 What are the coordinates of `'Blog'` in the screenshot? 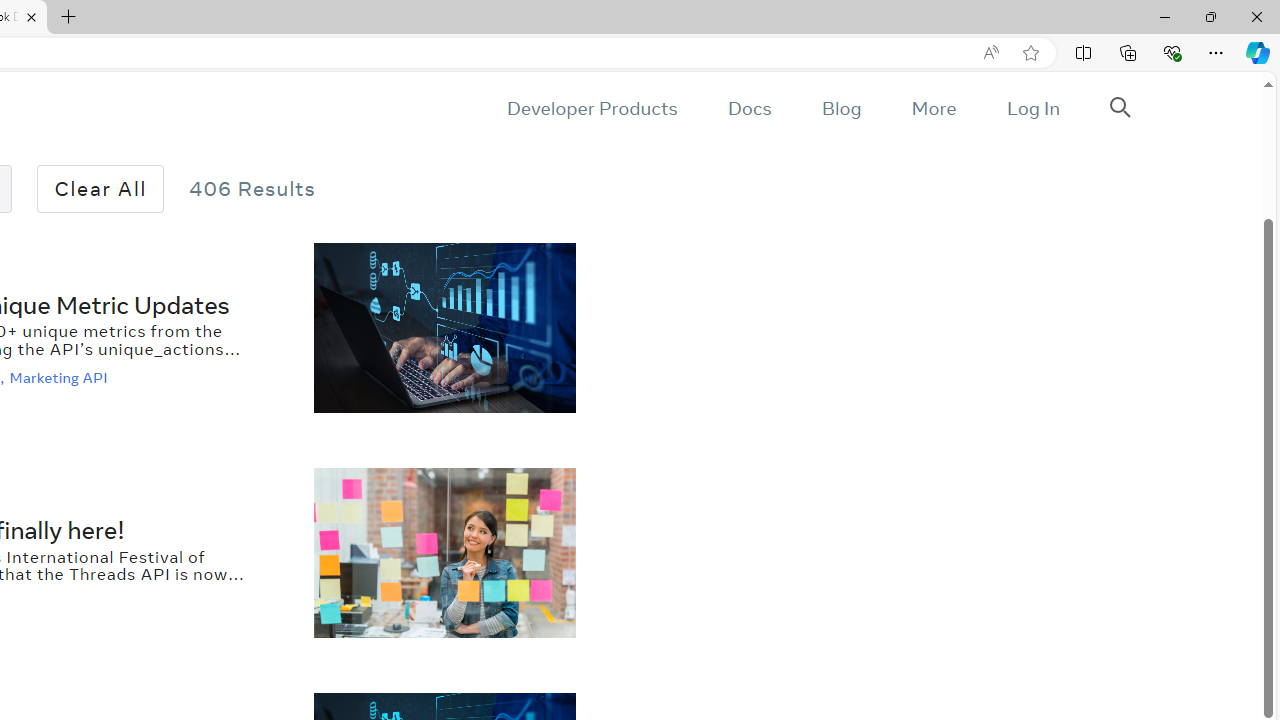 It's located at (841, 108).